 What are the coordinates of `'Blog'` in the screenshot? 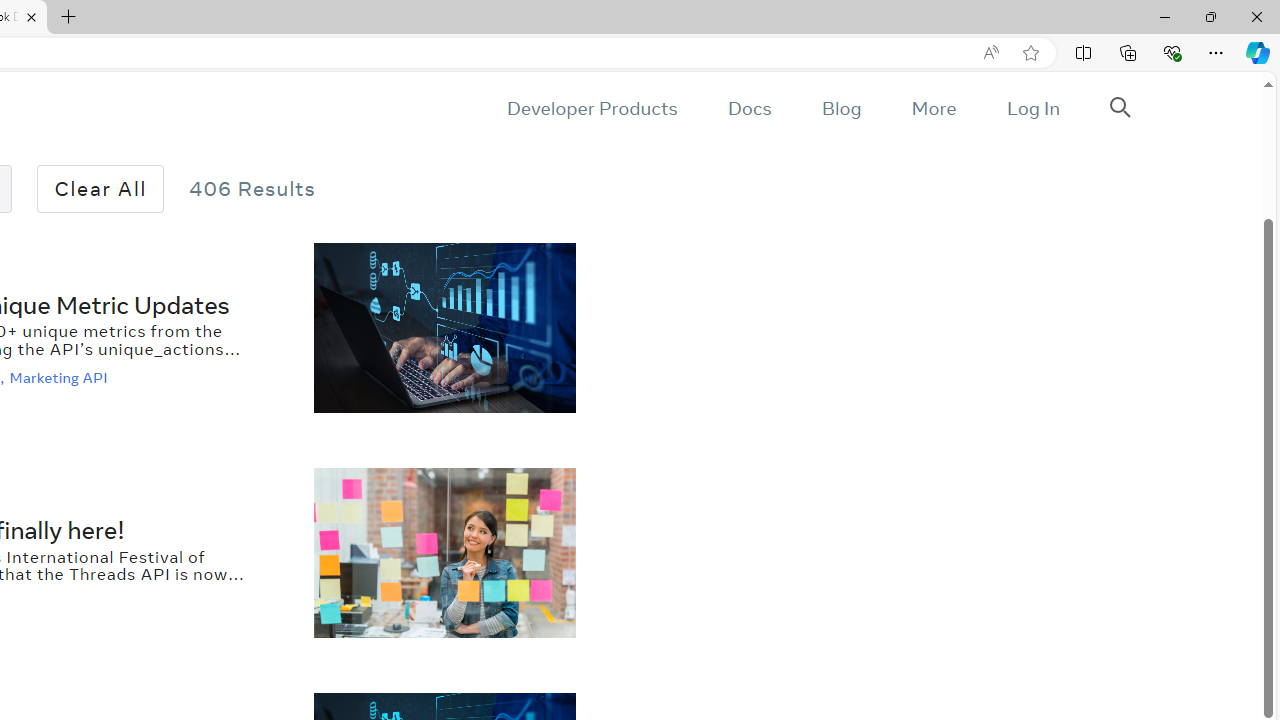 It's located at (841, 108).